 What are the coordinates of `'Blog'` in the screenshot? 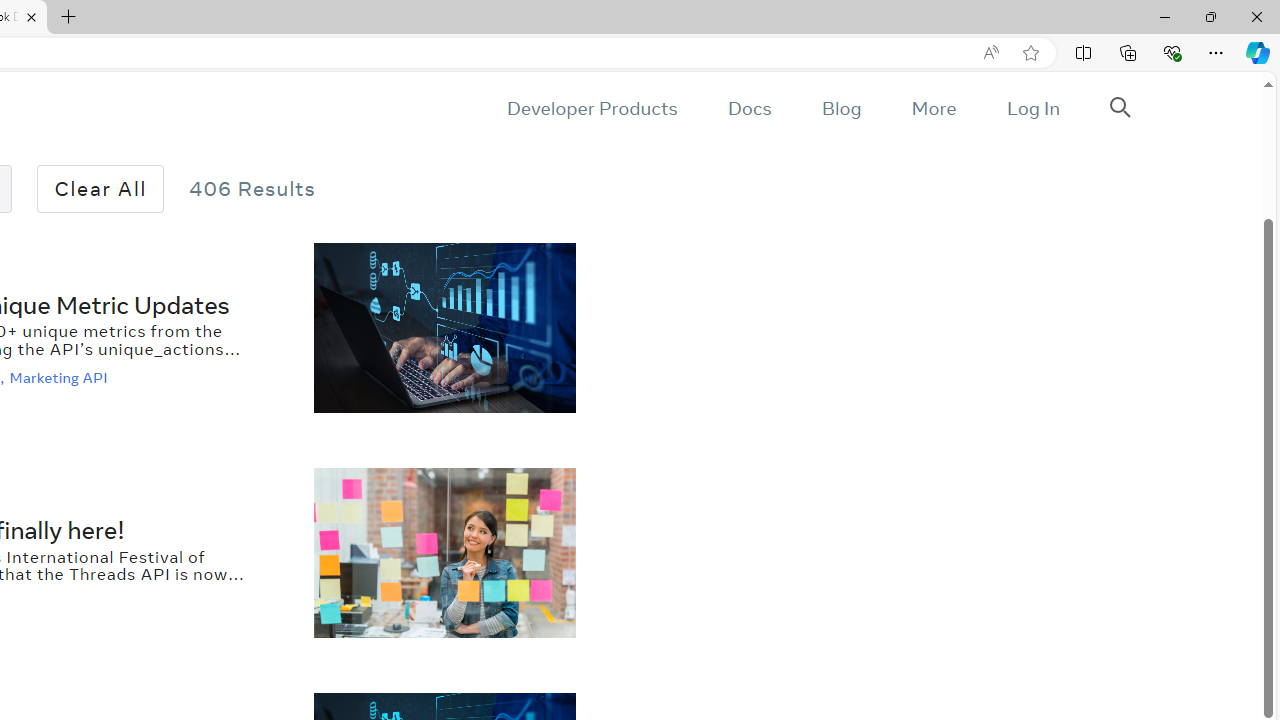 It's located at (841, 108).